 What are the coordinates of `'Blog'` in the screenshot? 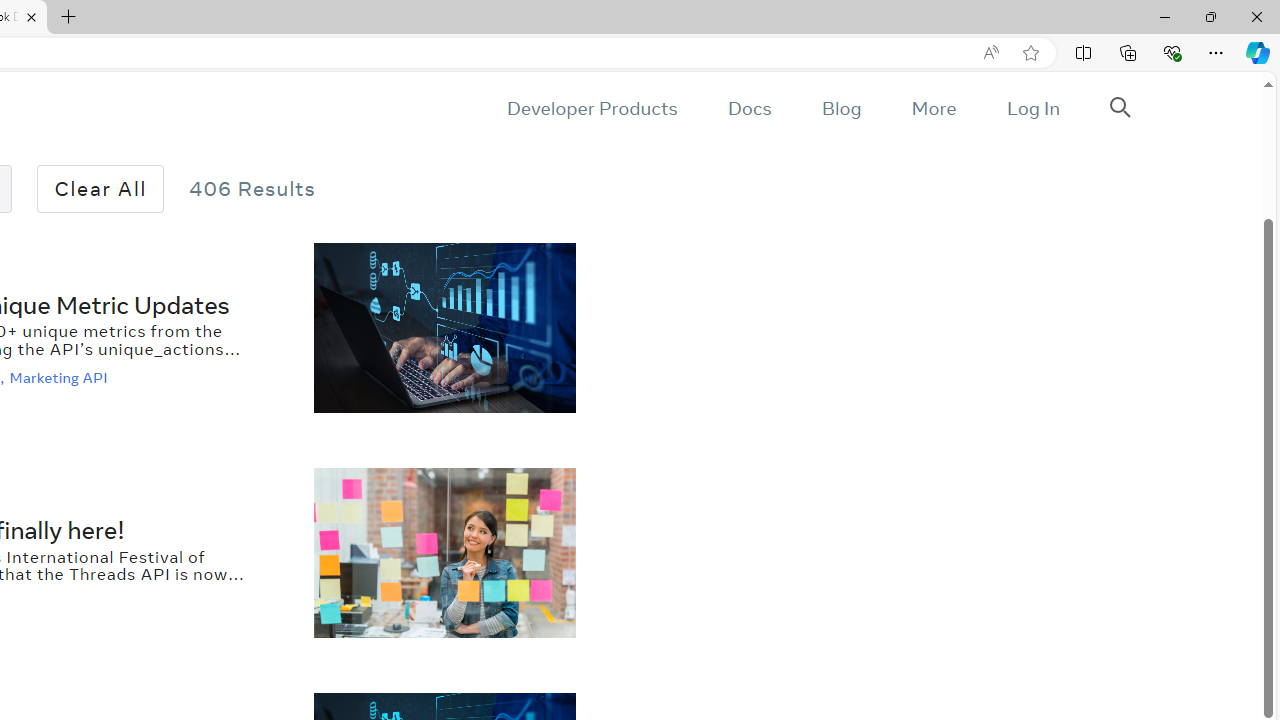 It's located at (841, 108).